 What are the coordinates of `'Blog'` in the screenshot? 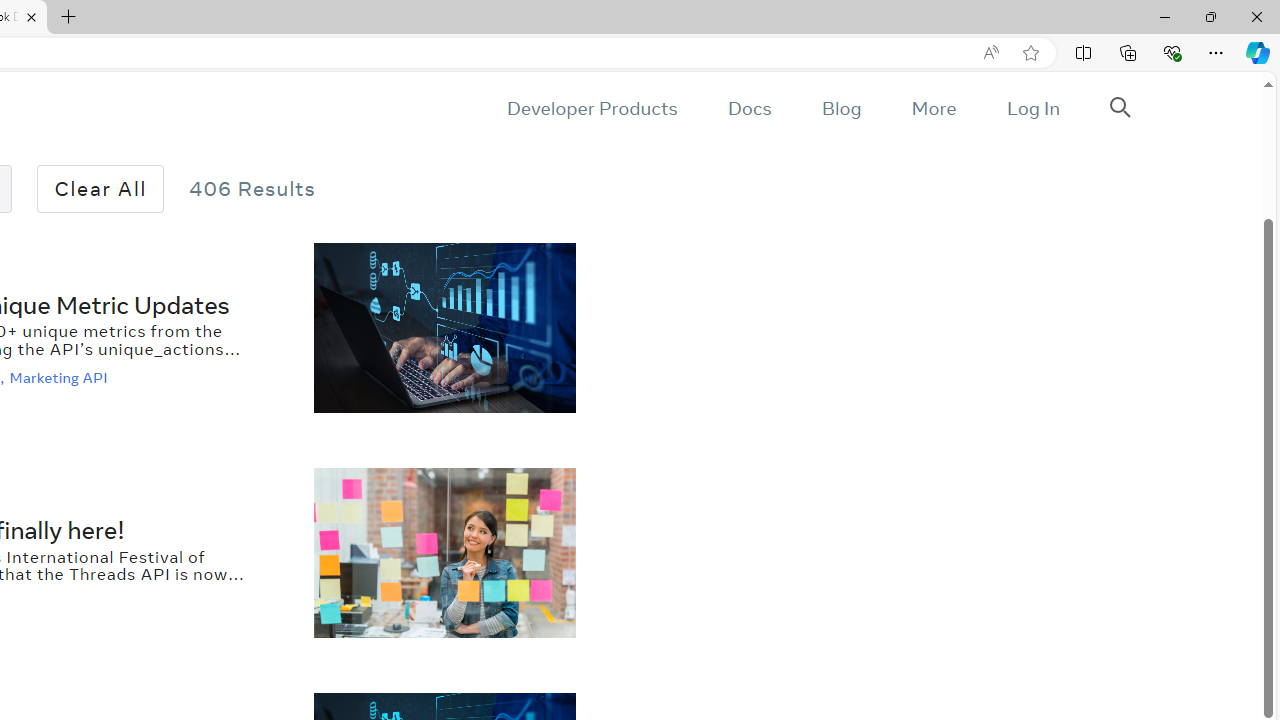 It's located at (841, 108).